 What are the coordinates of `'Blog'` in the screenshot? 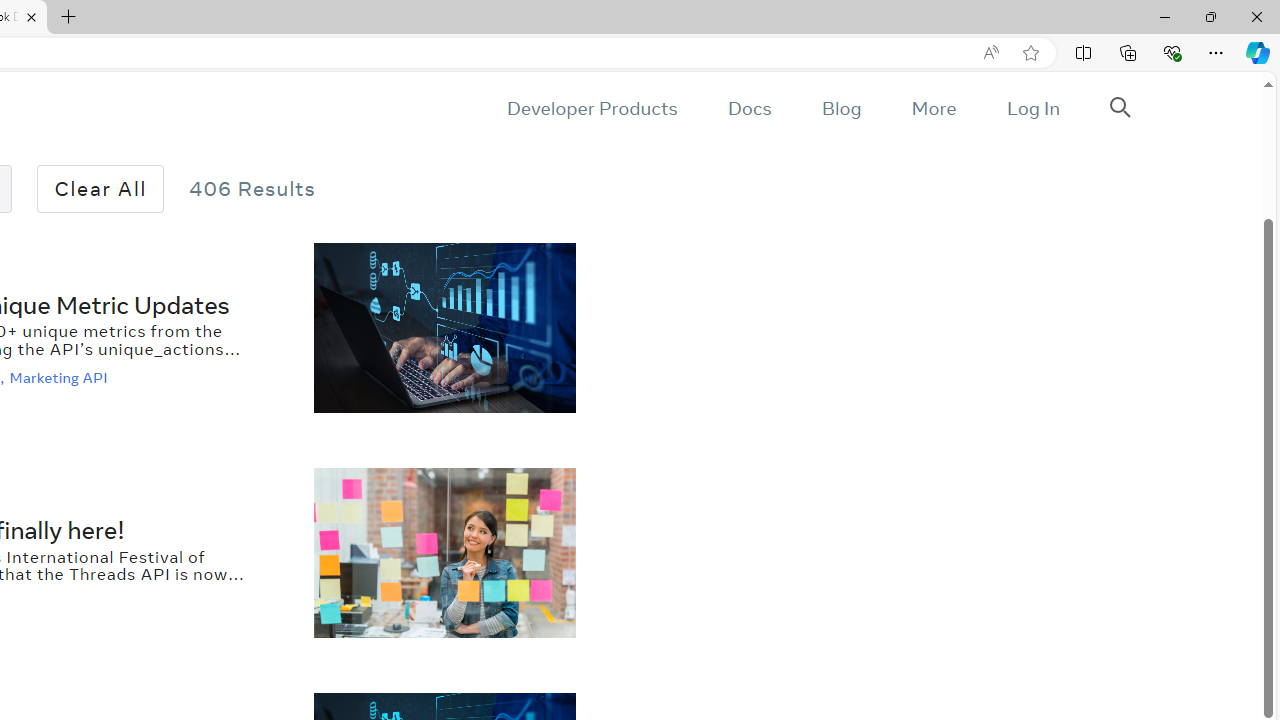 It's located at (841, 108).